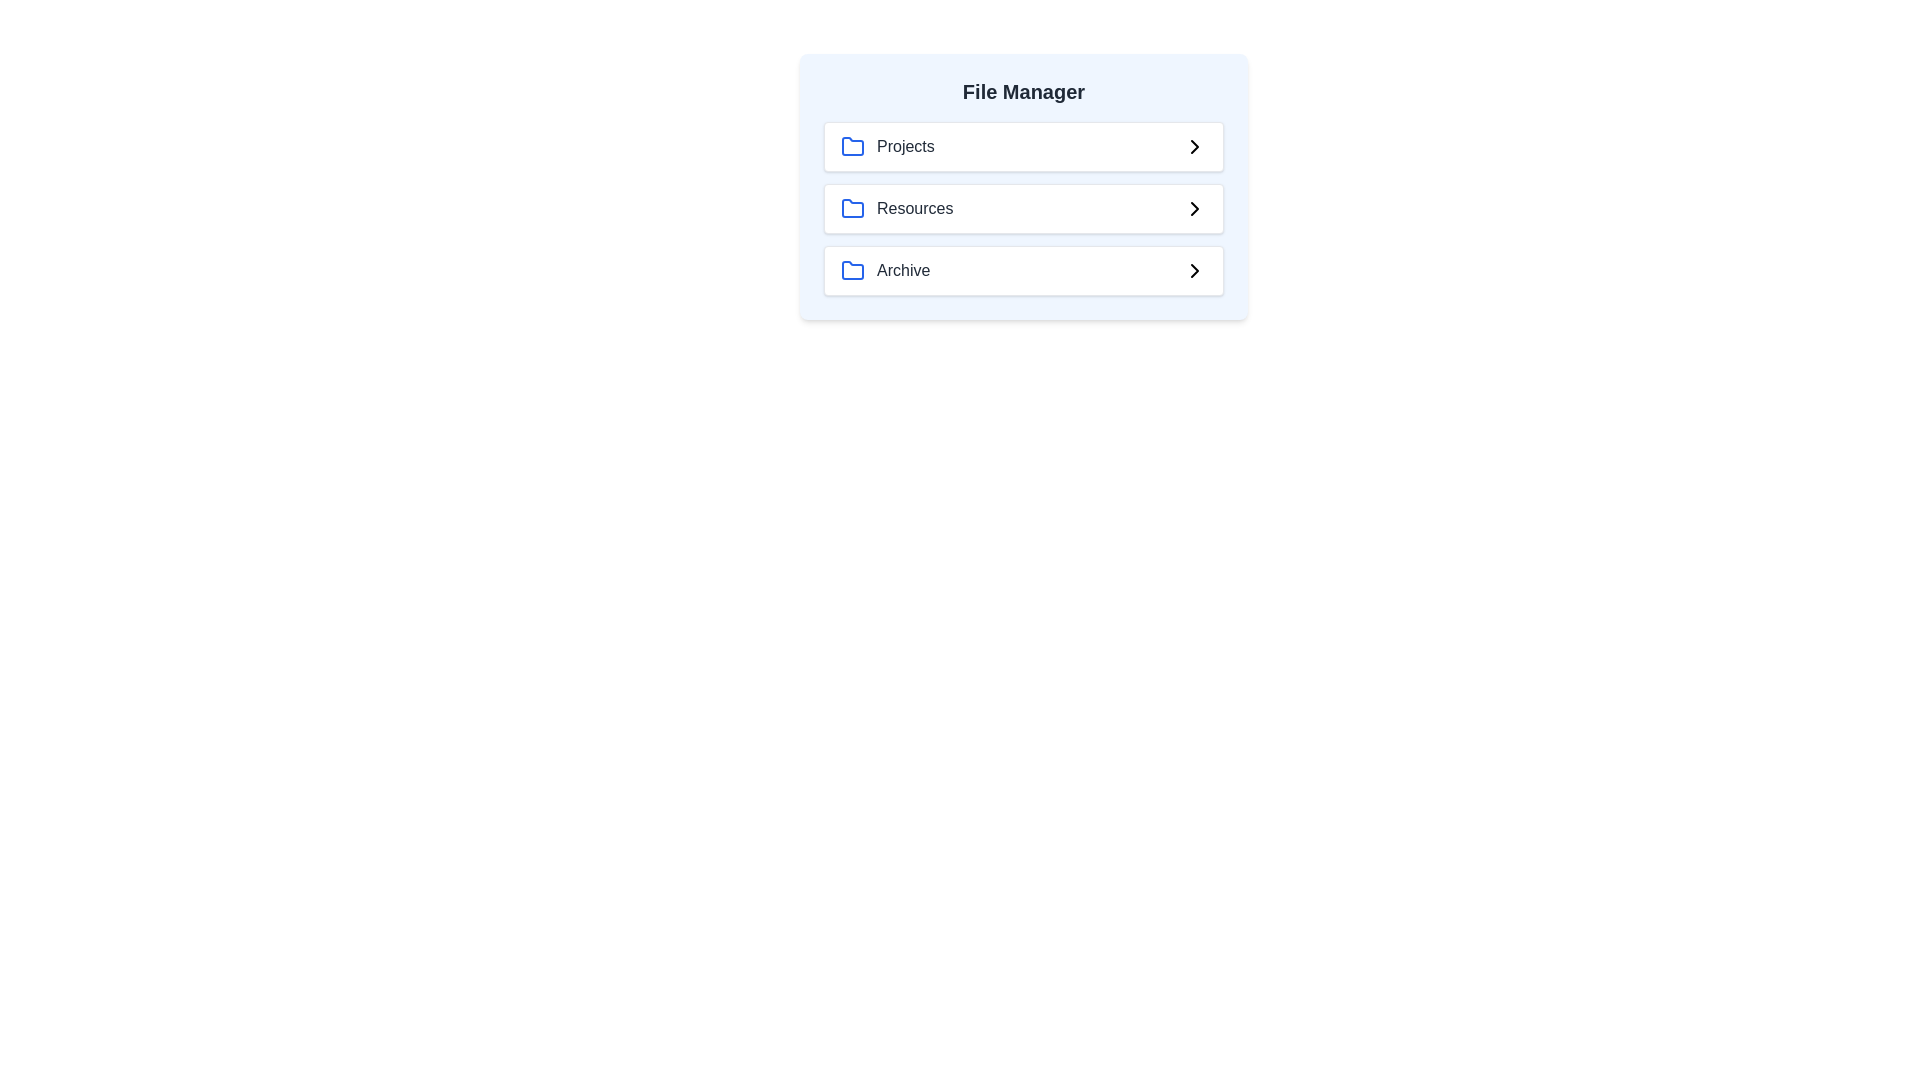 The width and height of the screenshot is (1920, 1080). I want to click on the navigational icon located at the far right of the 'Archive' row in the 'File Manager' interface, so click(1195, 270).